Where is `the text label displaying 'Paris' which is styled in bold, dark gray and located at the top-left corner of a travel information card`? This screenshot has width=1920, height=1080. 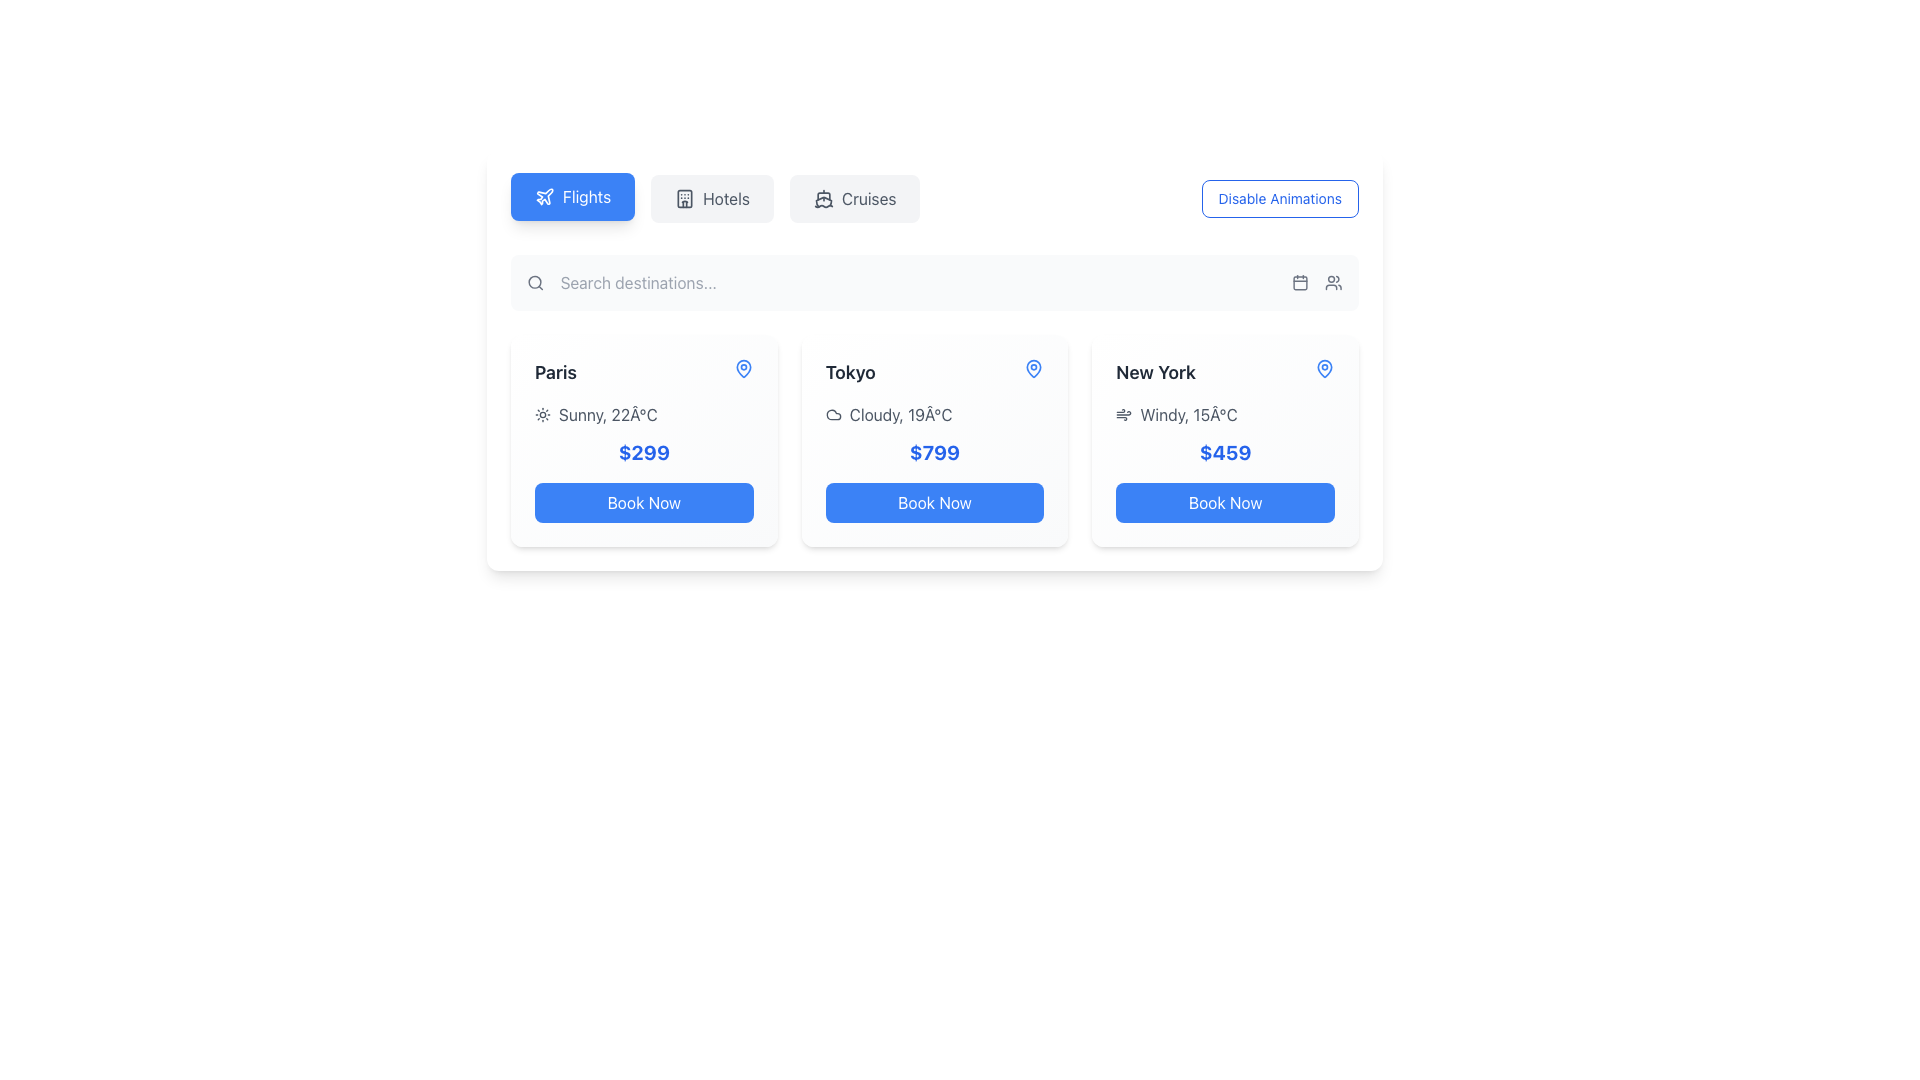 the text label displaying 'Paris' which is styled in bold, dark gray and located at the top-left corner of a travel information card is located at coordinates (556, 373).